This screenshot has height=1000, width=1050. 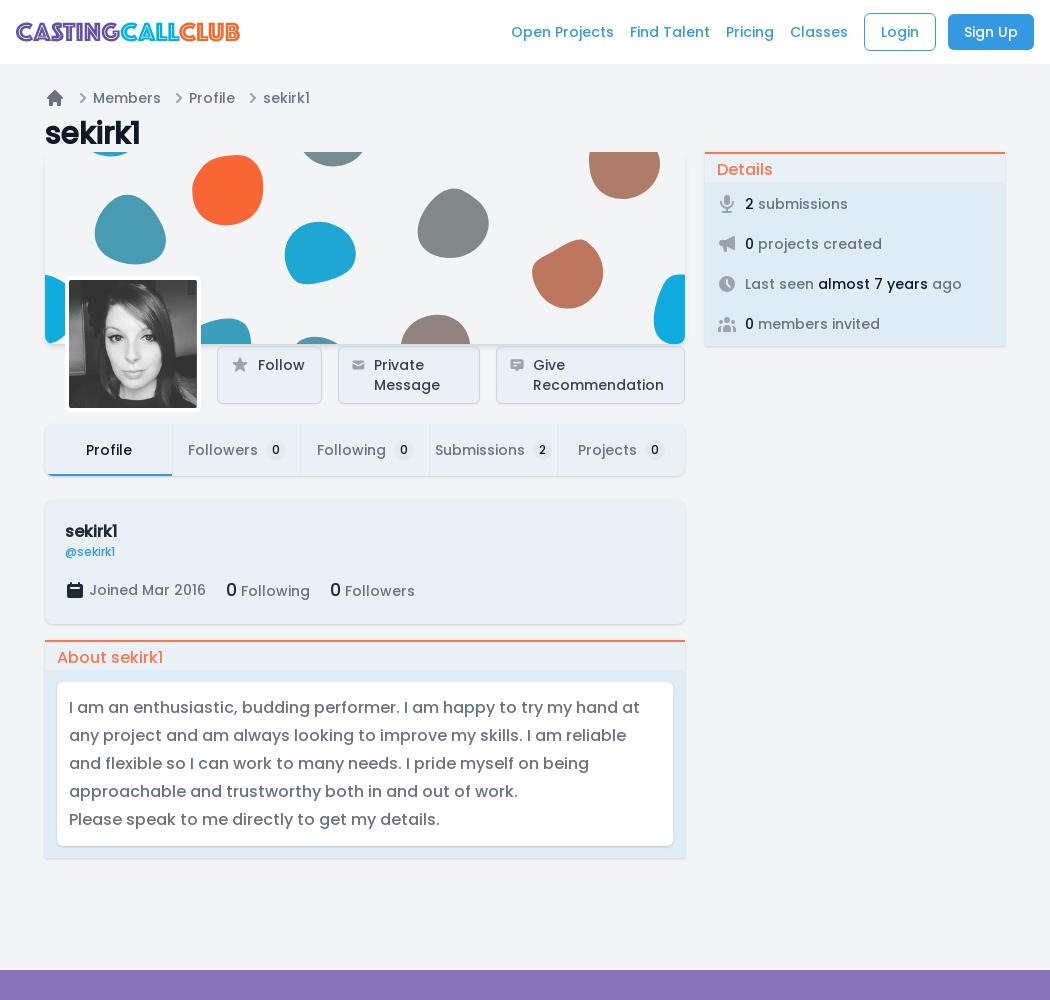 I want to click on 'almost 7 years', so click(x=869, y=284).